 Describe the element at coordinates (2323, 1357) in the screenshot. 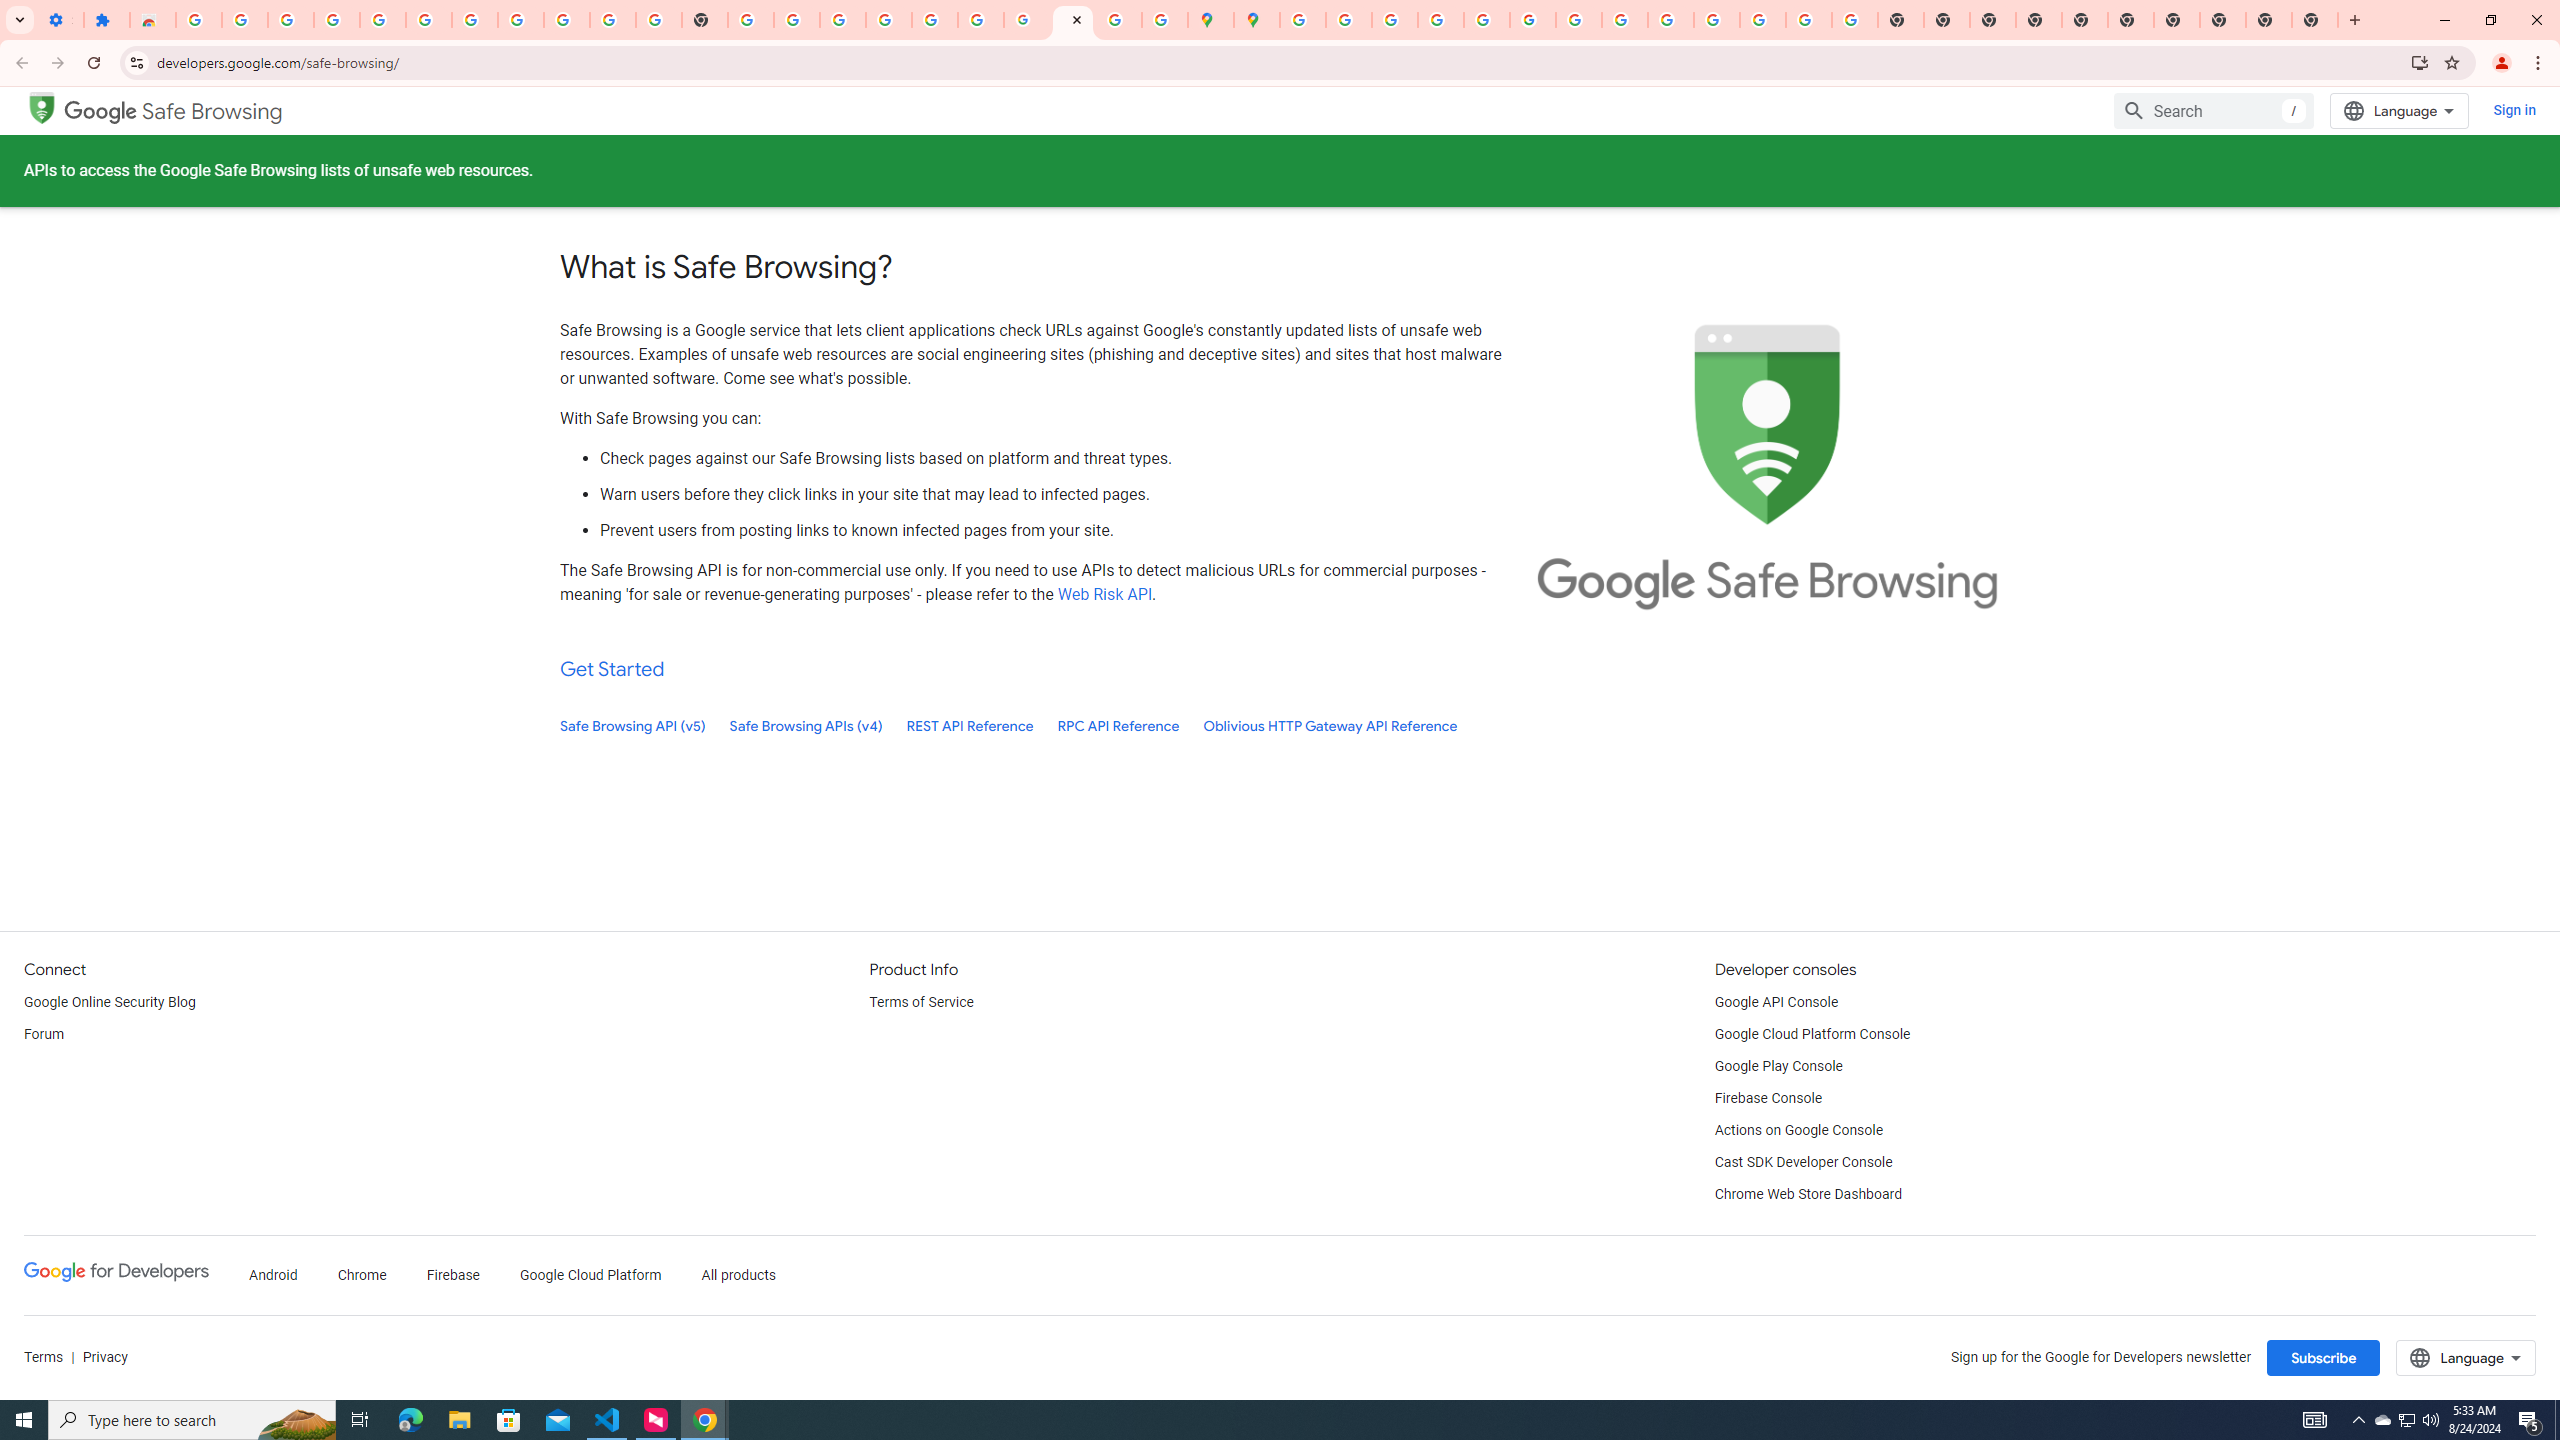

I see `'Subscribe'` at that location.